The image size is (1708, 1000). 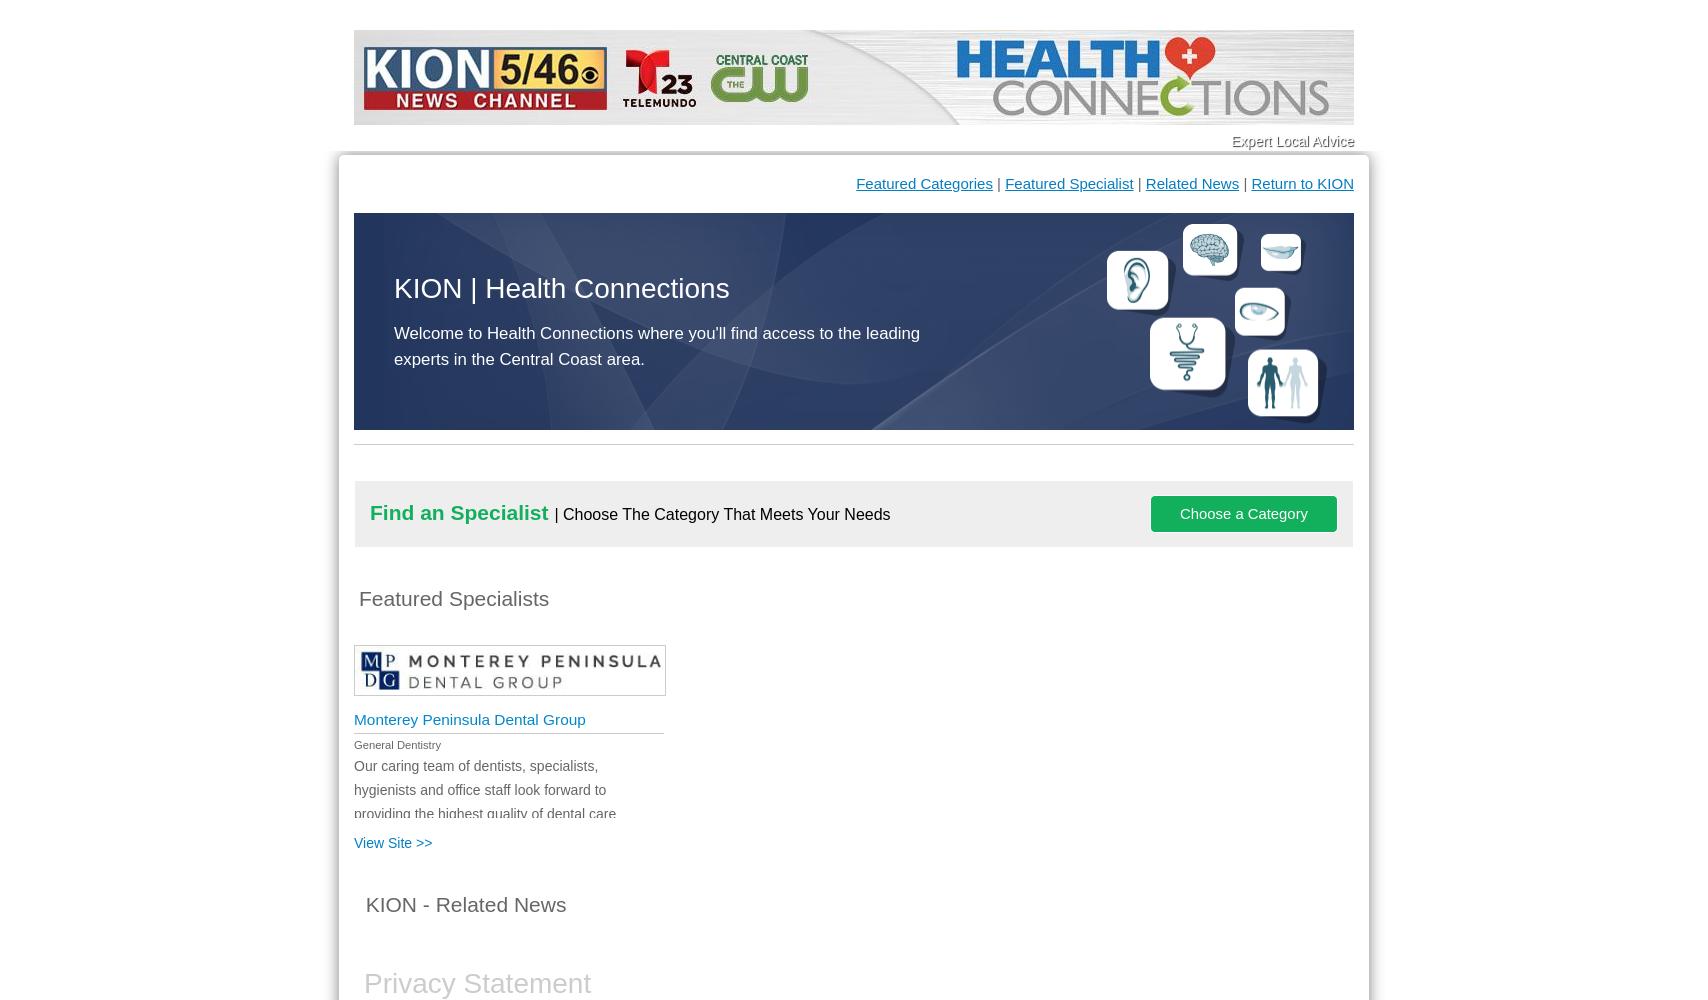 What do you see at coordinates (393, 842) in the screenshot?
I see `'View Site >>'` at bounding box center [393, 842].